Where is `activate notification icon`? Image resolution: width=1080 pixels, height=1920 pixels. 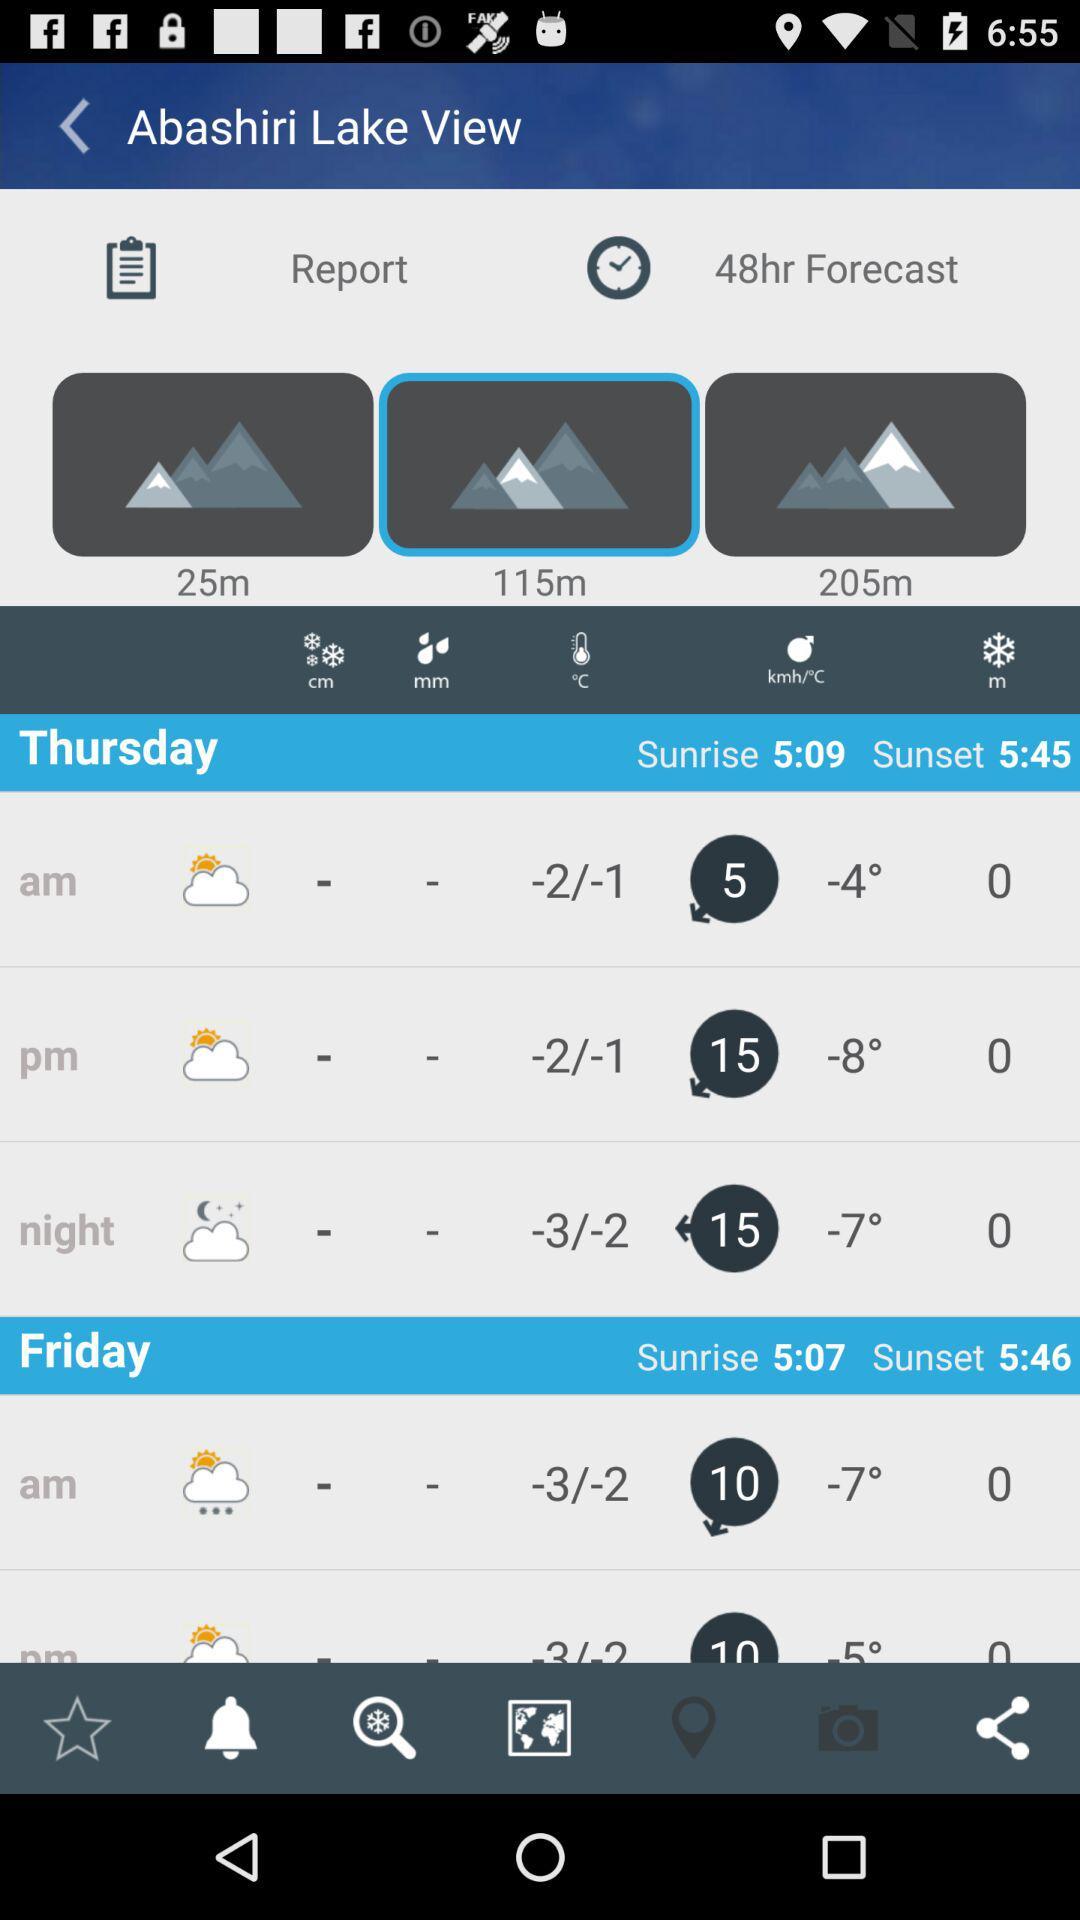
activate notification icon is located at coordinates (229, 1727).